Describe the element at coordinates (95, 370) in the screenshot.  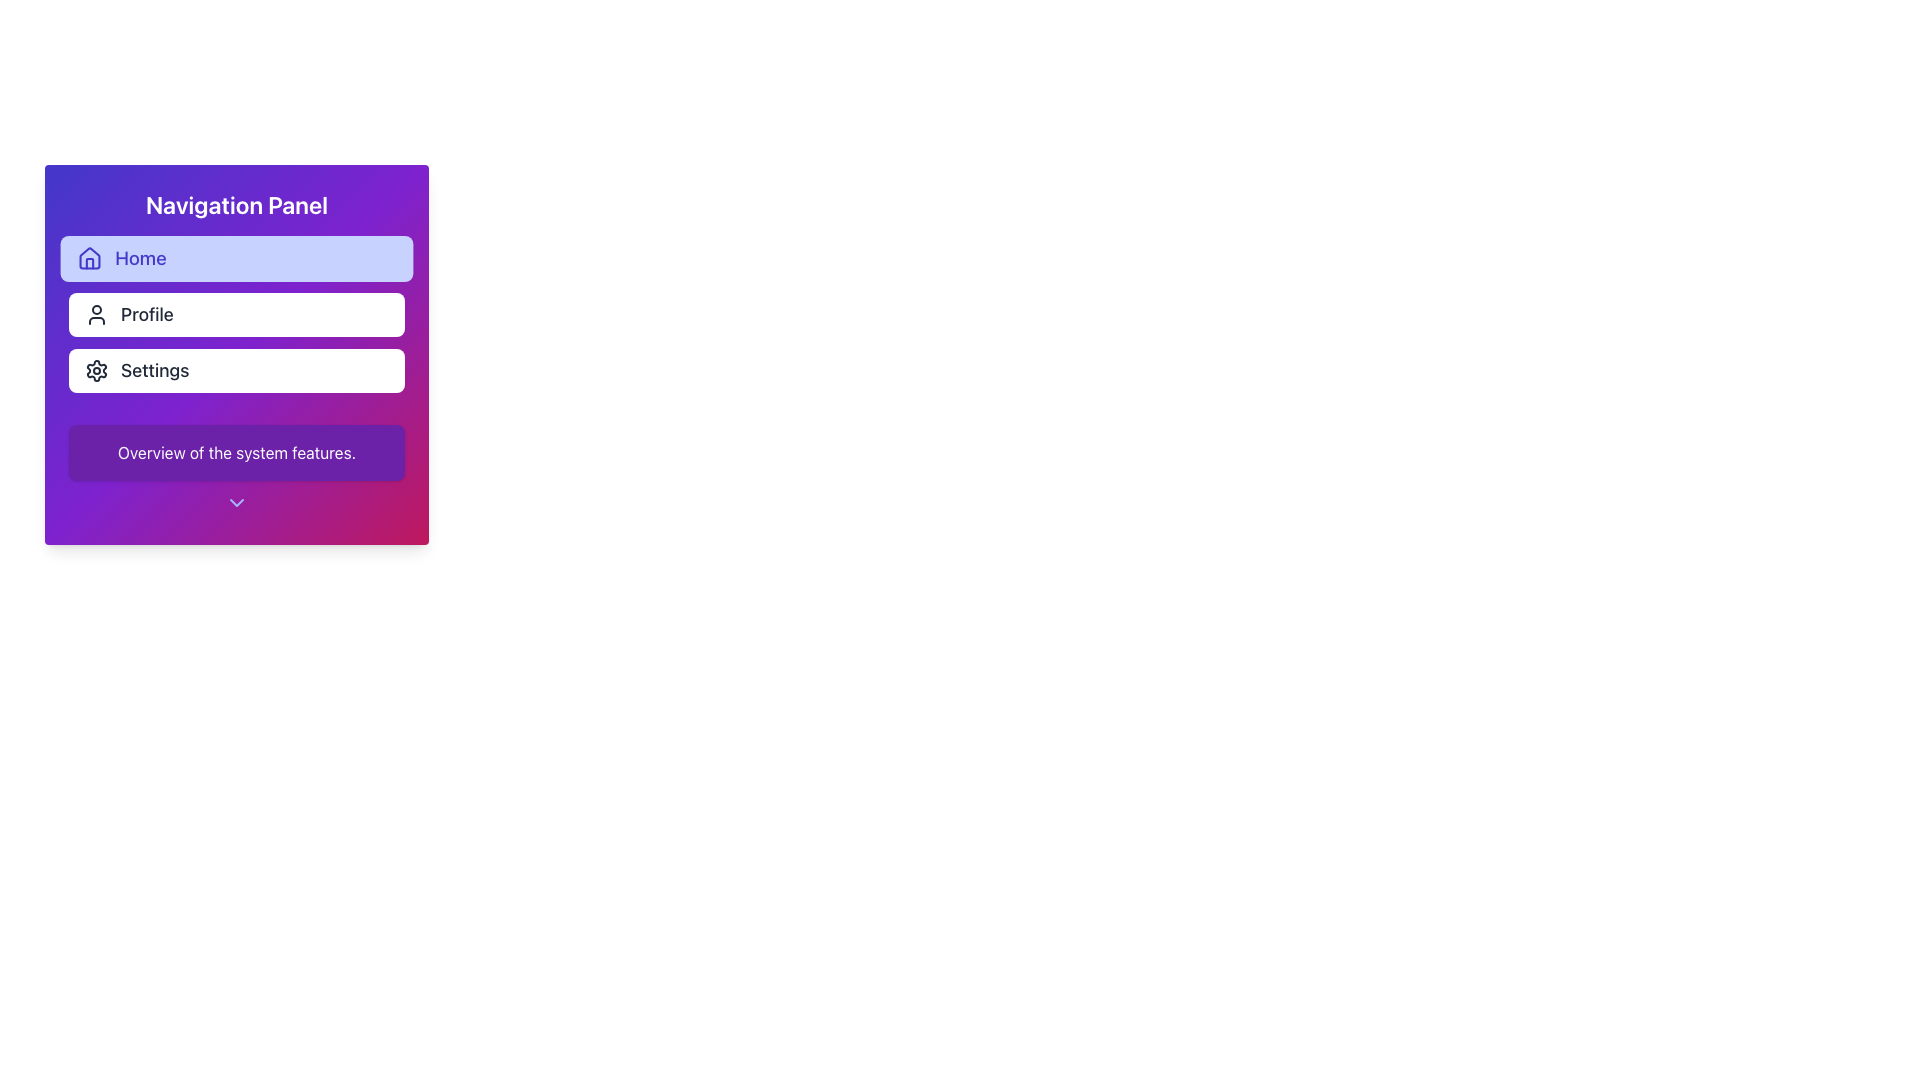
I see `the cogwheel-shaped icon representing settings, which is located to the left of the 'Settings' text label` at that location.